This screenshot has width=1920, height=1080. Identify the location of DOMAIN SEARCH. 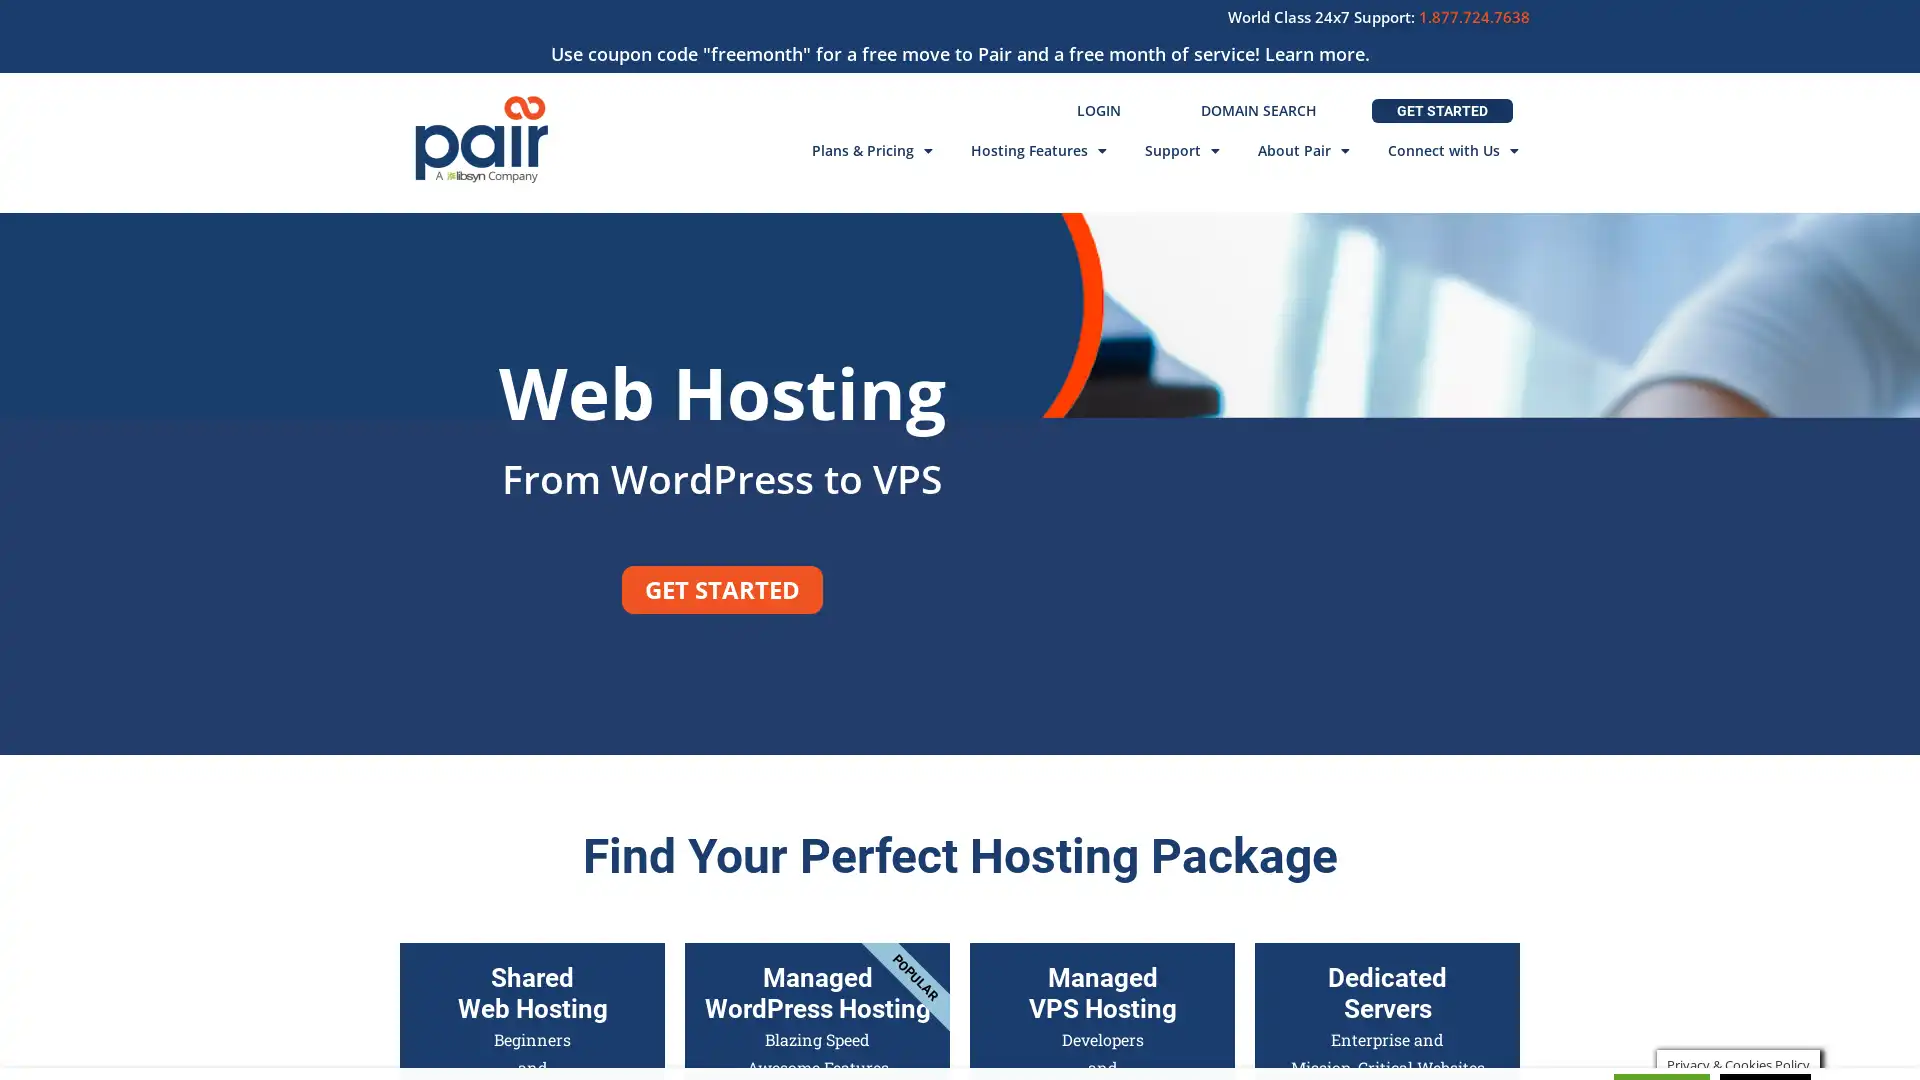
(1257, 111).